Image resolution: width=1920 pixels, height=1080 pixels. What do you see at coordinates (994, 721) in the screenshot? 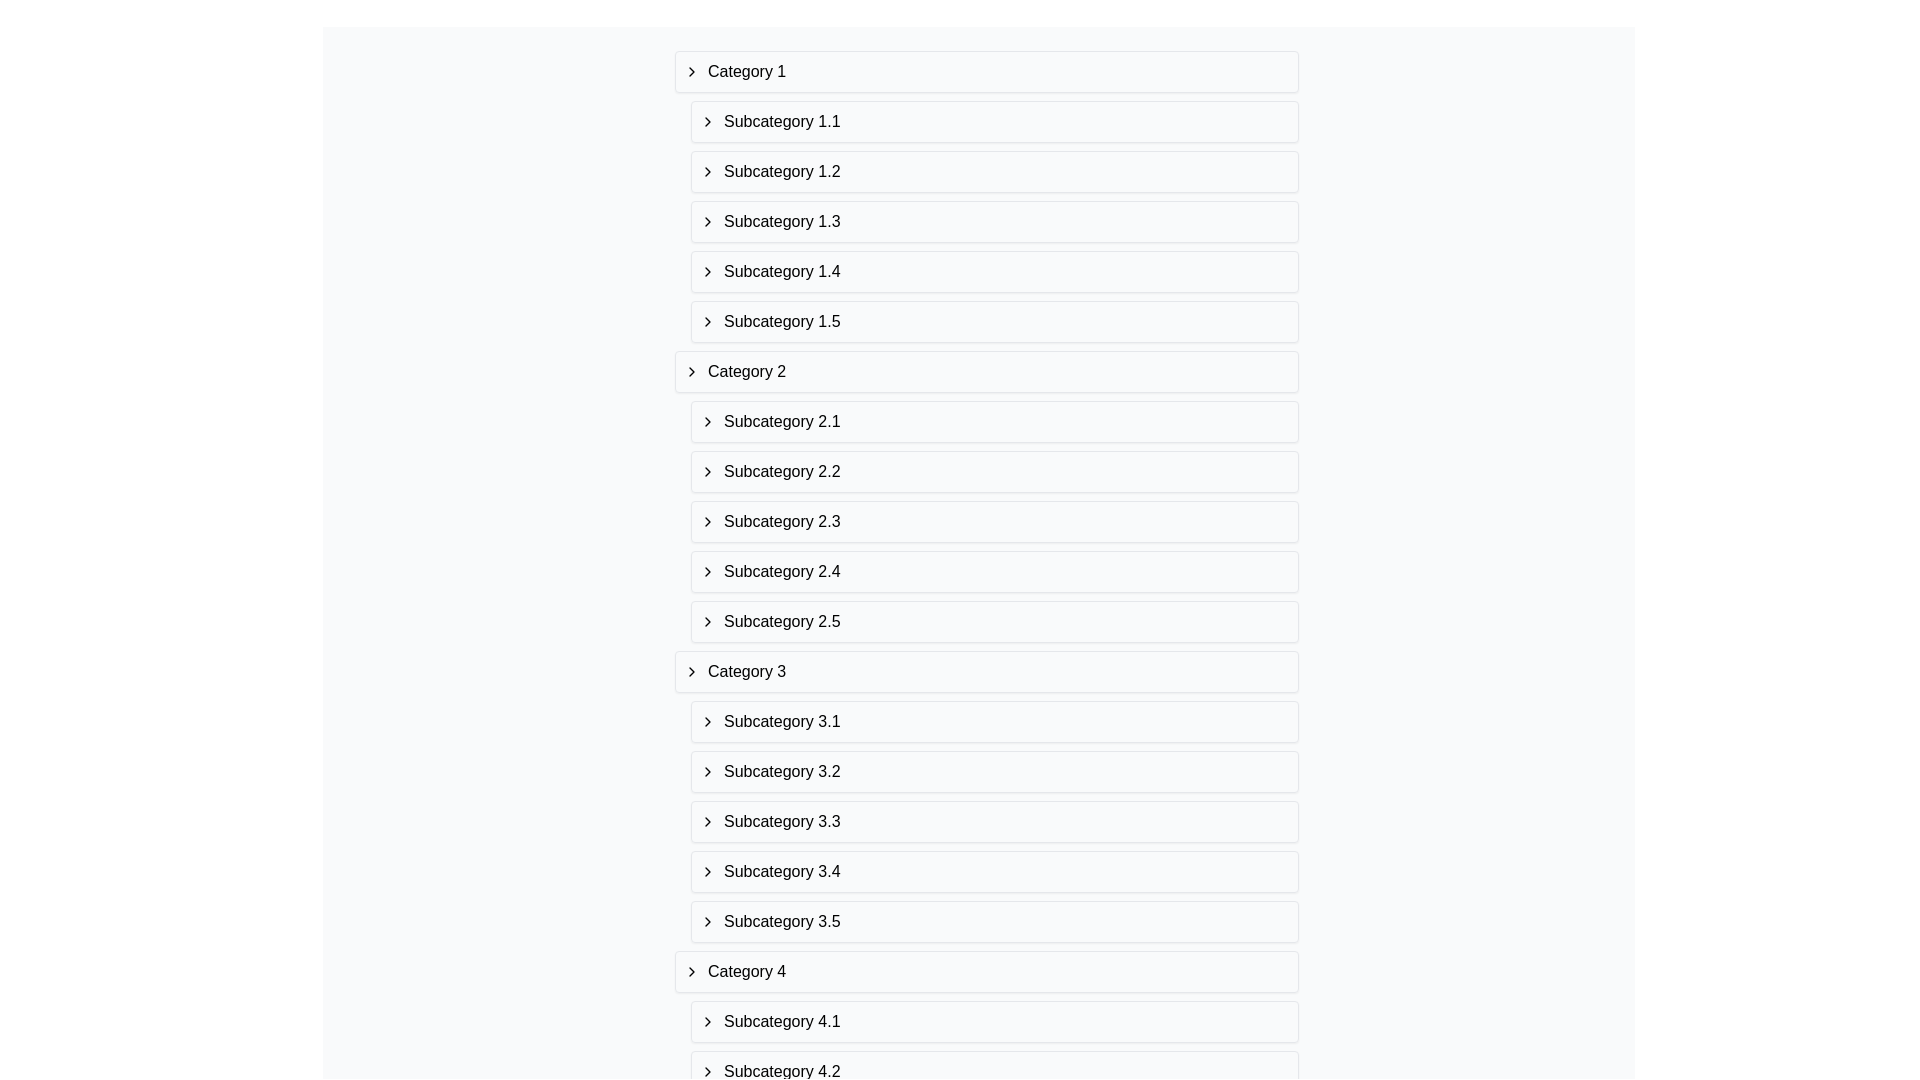
I see `the first item in the 'Category 3' list, labeled 'Subcategory 3.1'` at bounding box center [994, 721].